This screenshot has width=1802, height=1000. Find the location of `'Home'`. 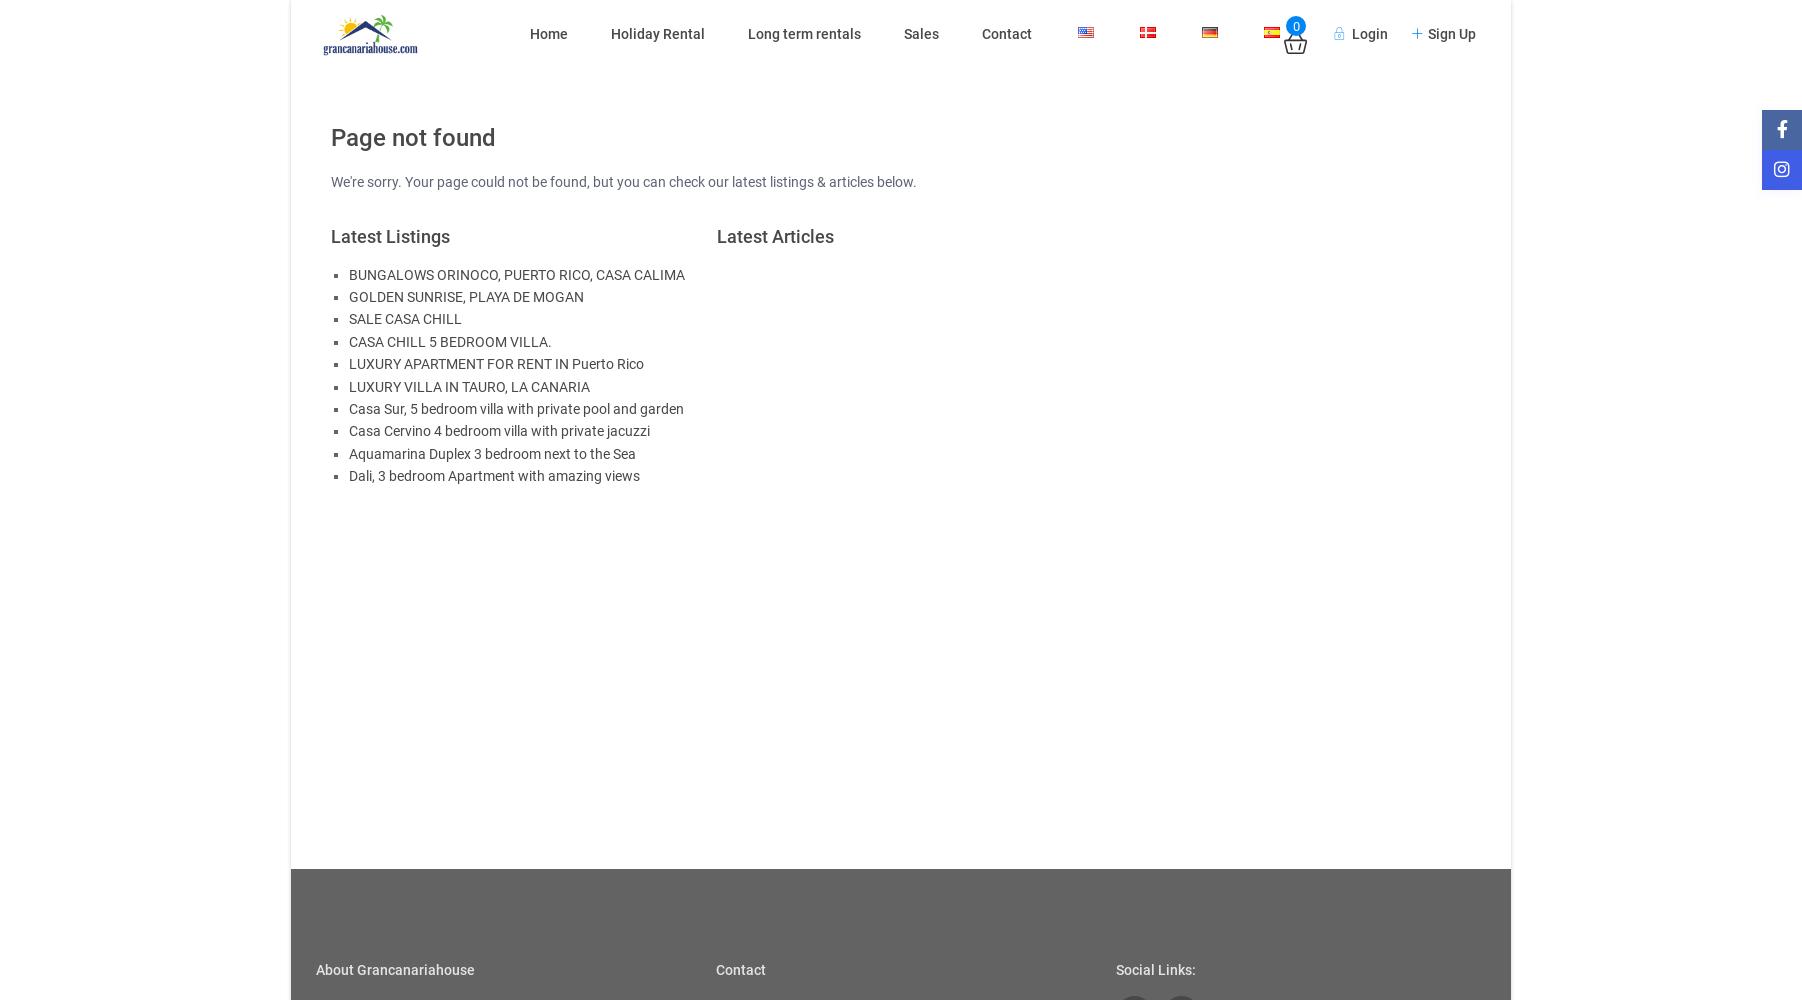

'Home' is located at coordinates (546, 34).